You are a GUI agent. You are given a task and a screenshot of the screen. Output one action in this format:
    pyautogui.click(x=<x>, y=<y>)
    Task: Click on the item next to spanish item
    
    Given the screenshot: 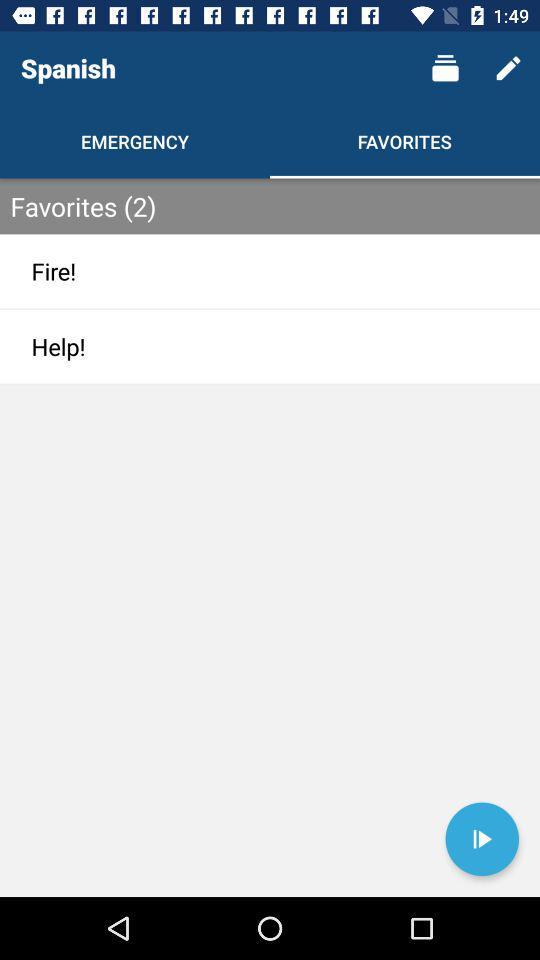 What is the action you would take?
    pyautogui.click(x=445, y=68)
    